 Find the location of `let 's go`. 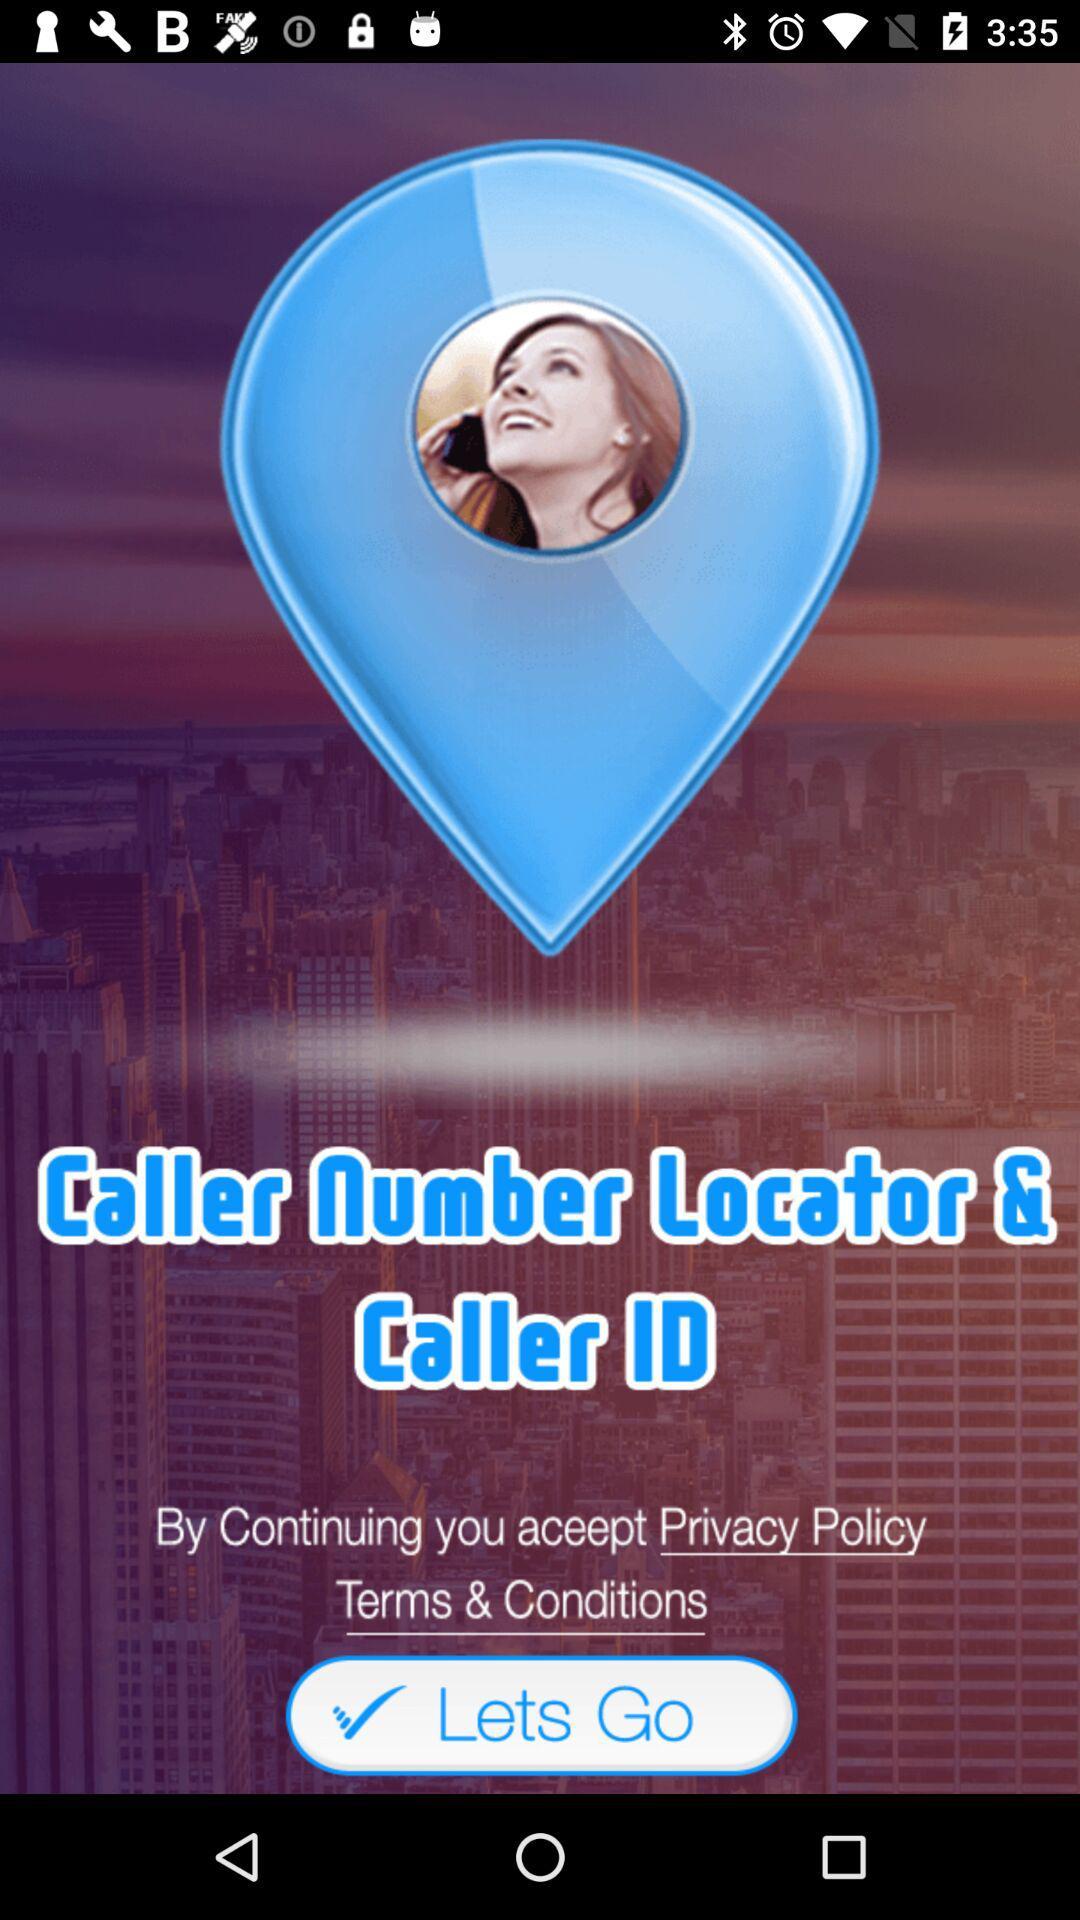

let 's go is located at coordinates (540, 1713).